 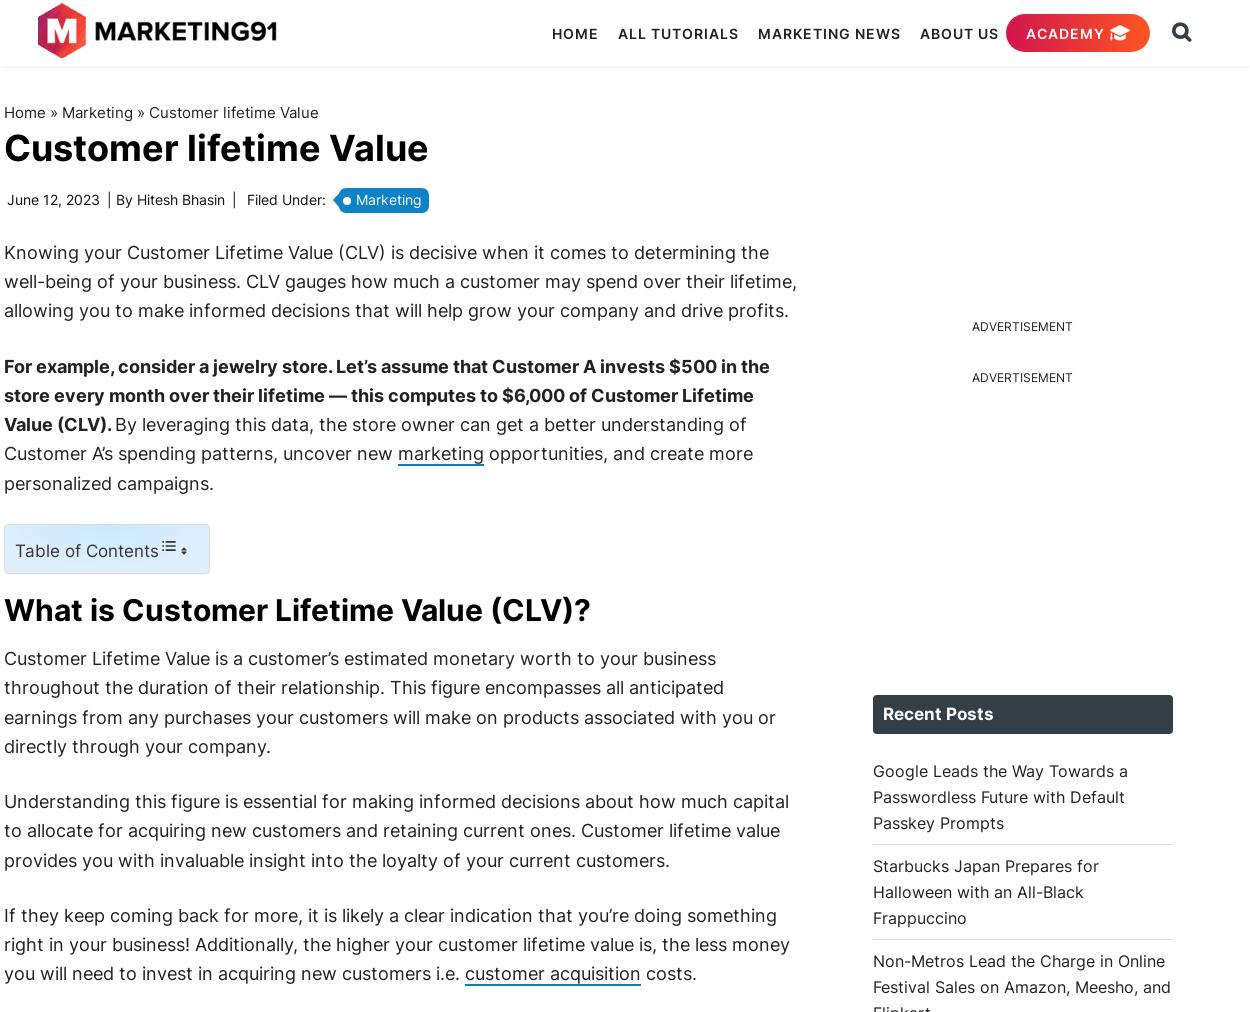 I want to click on 'If they keep coming back for more, it is likely a clear indication that you’re doing something right in your business! Additionally, the higher your customer lifetime value is, the less money you will need to invest in acquiring new customers i.e.', so click(x=396, y=943).